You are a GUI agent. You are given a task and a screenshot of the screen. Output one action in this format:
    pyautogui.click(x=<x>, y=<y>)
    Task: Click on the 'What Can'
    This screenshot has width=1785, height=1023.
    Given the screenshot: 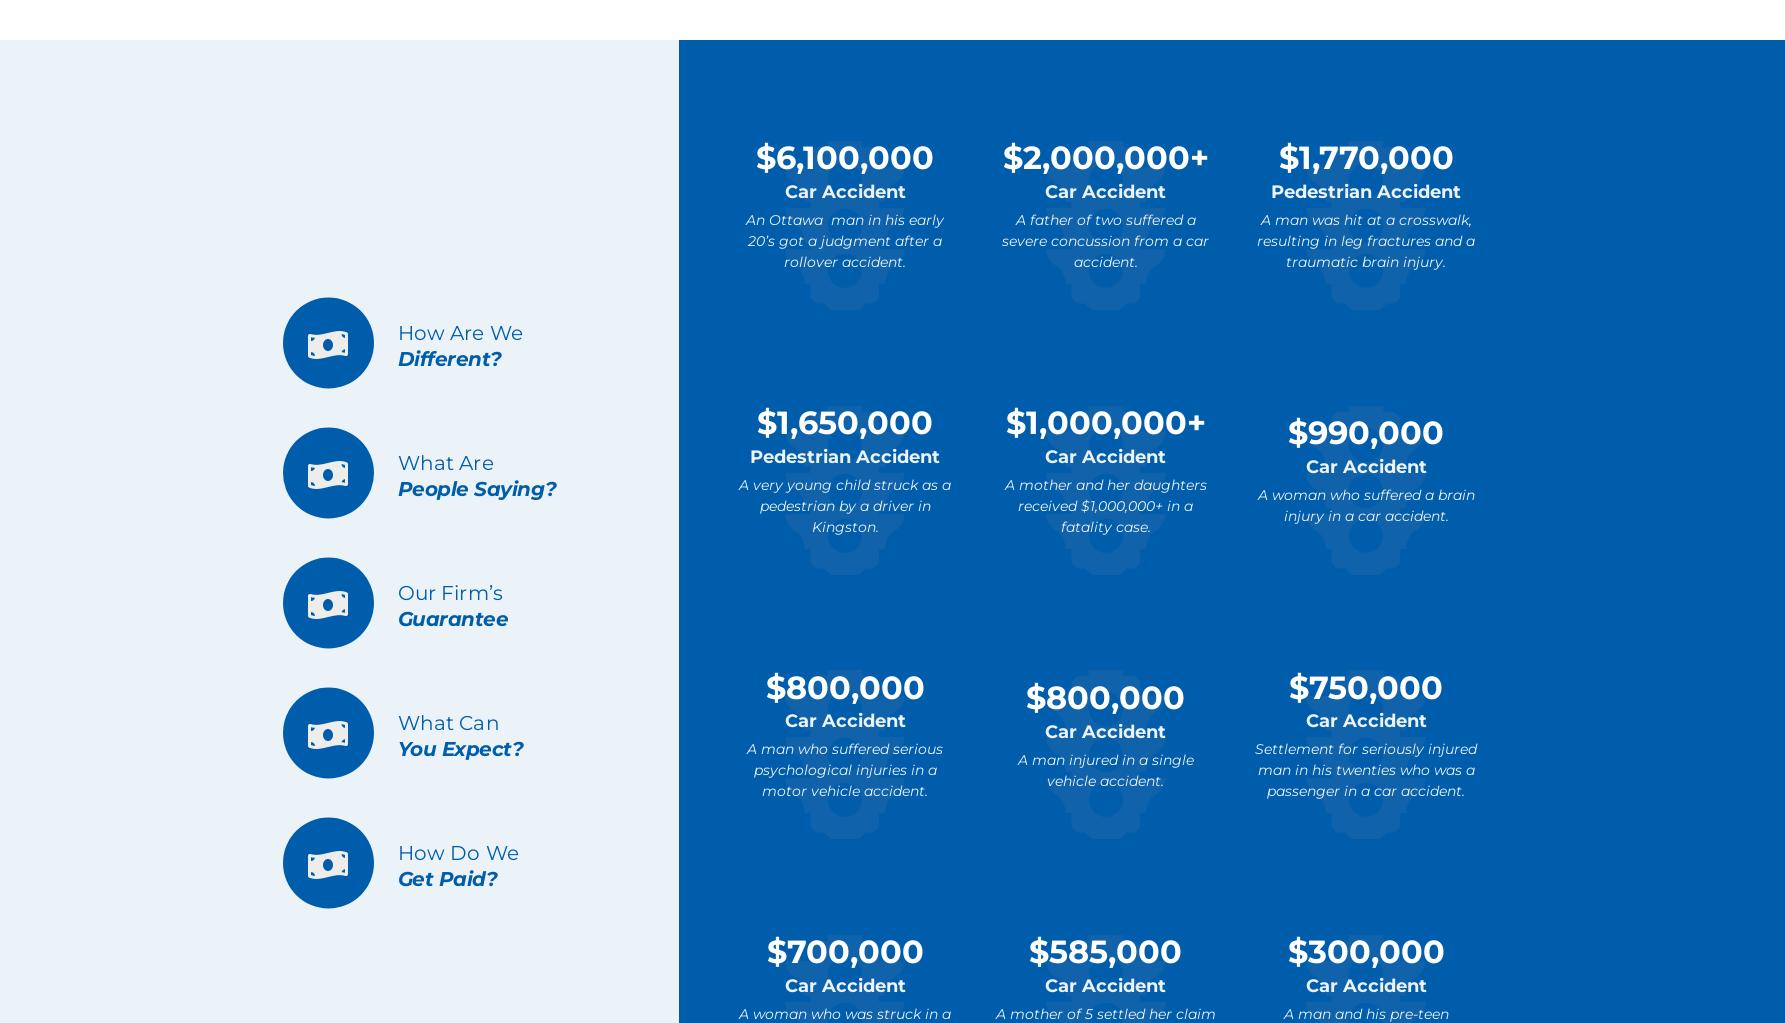 What is the action you would take?
    pyautogui.click(x=447, y=722)
    